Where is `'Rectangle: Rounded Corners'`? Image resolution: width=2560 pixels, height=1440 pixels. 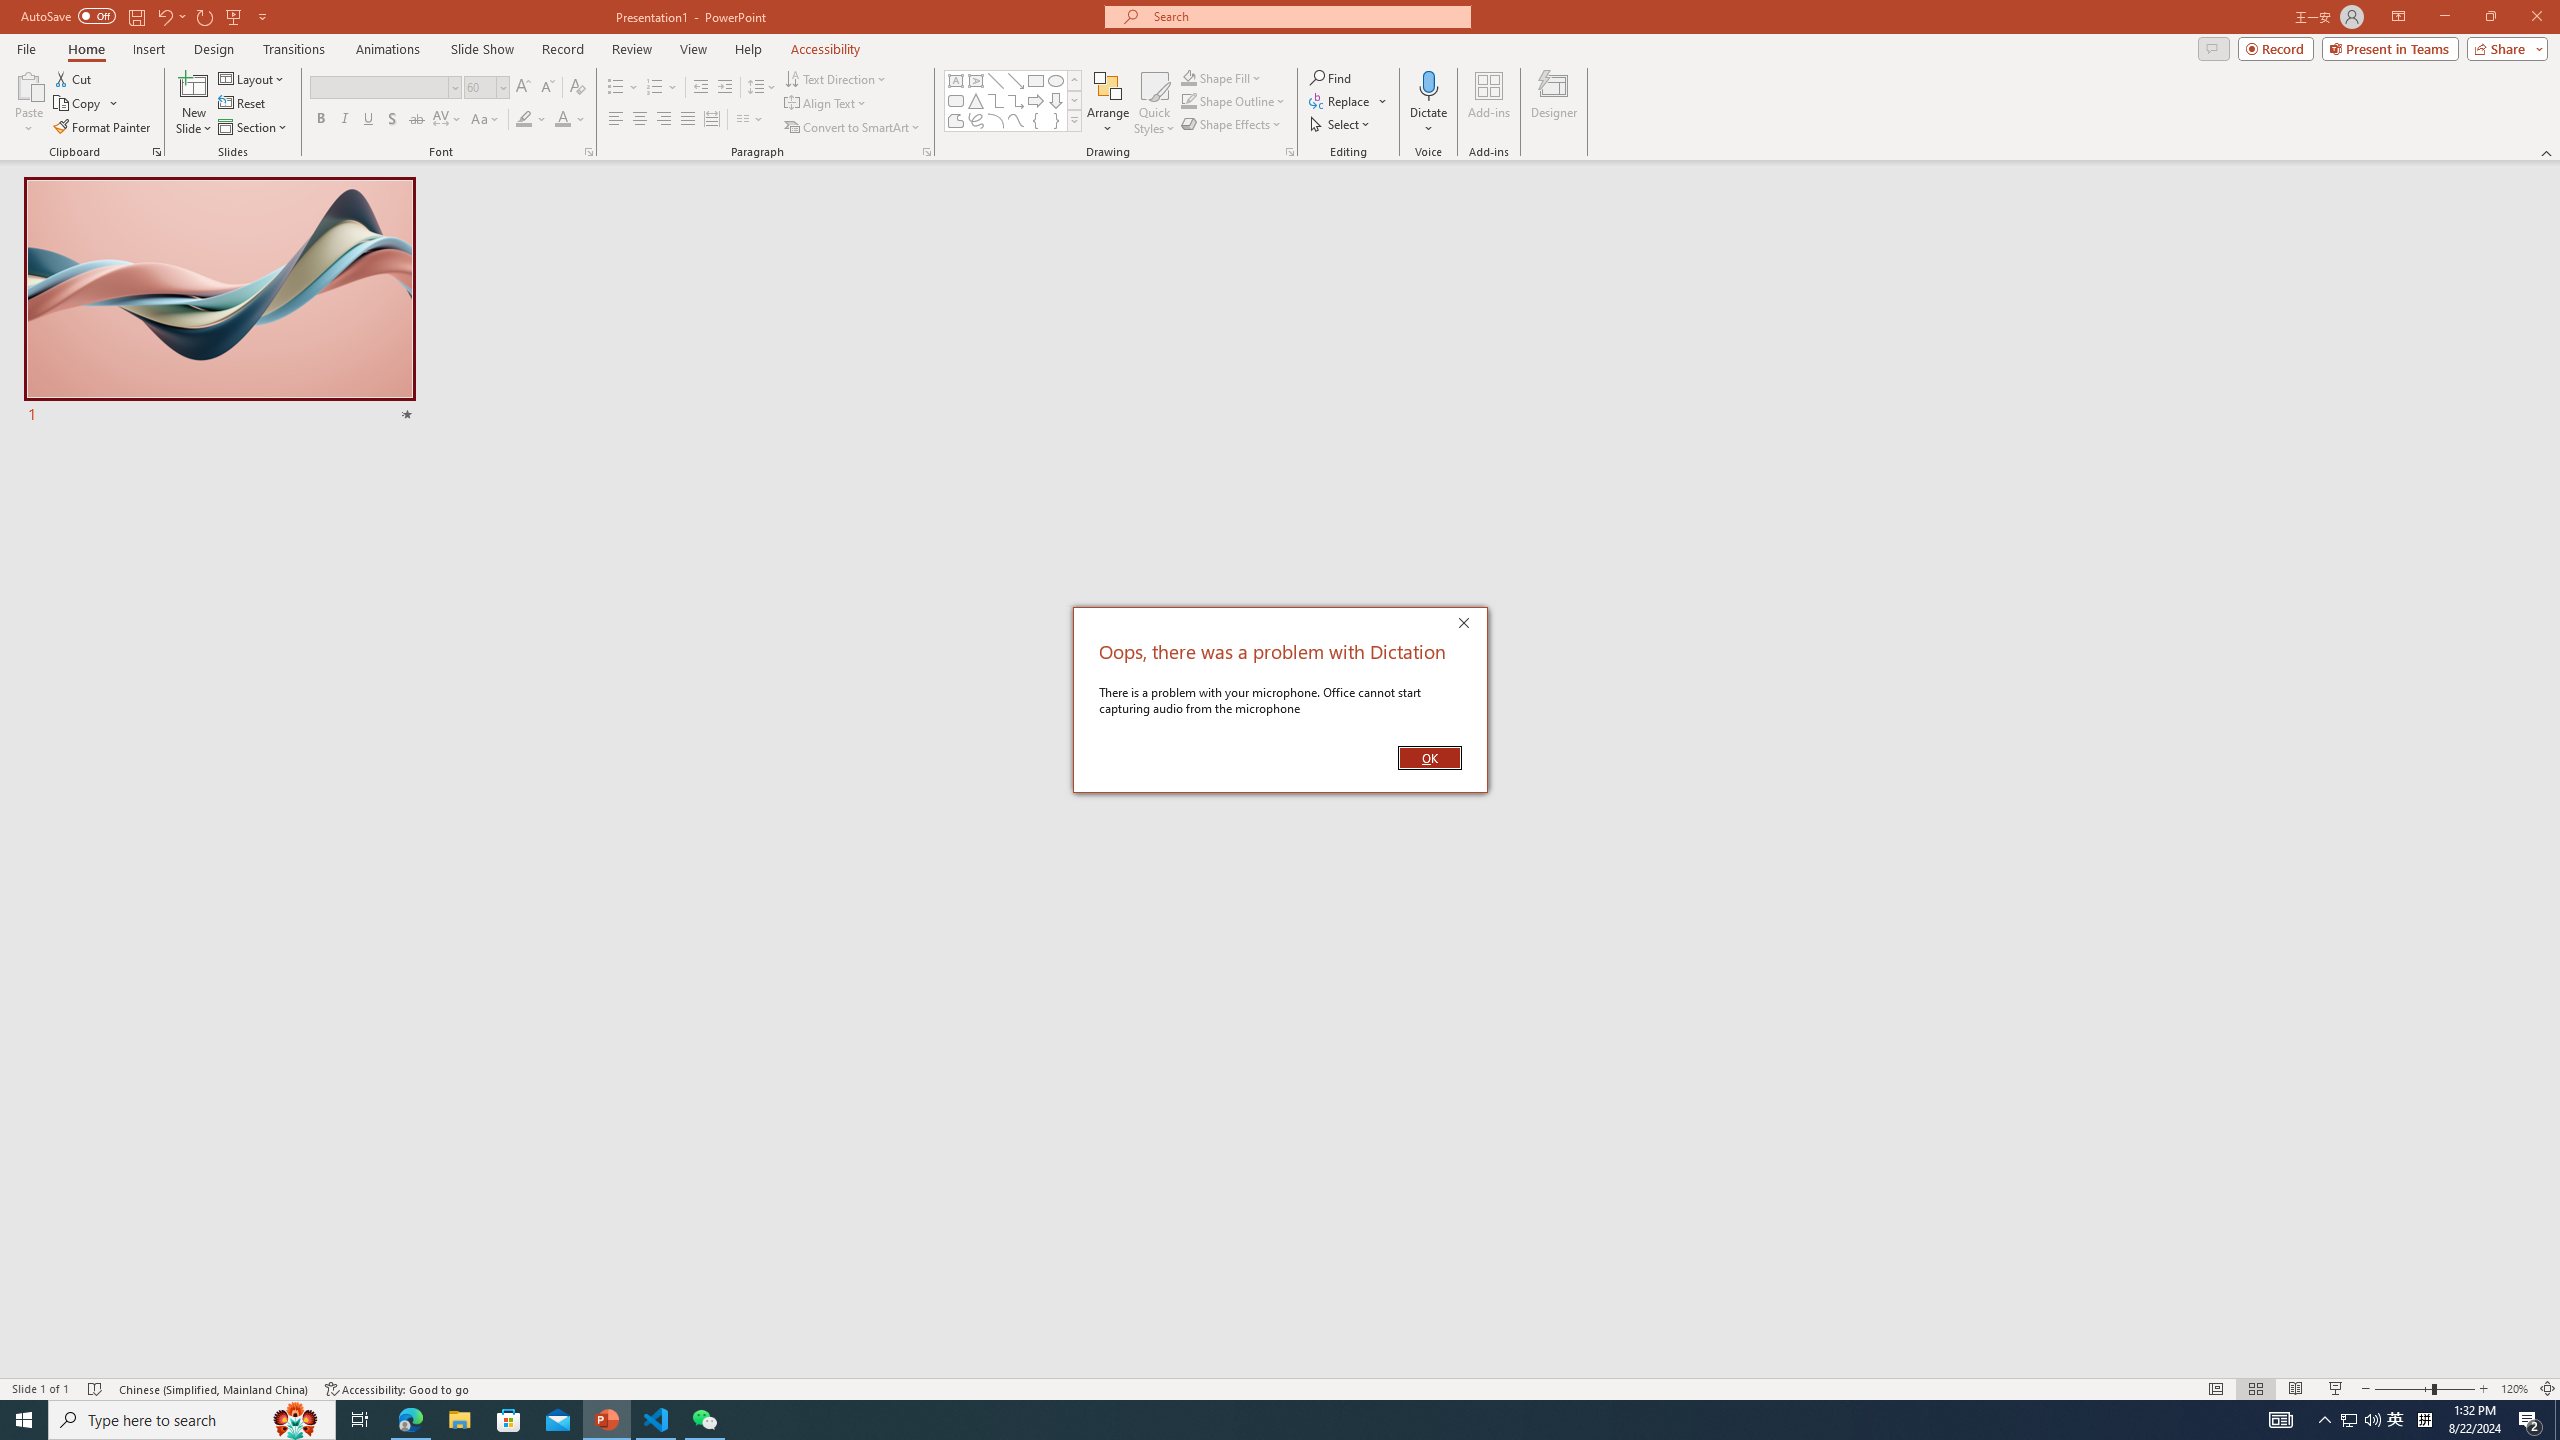
'Rectangle: Rounded Corners' is located at coordinates (955, 99).